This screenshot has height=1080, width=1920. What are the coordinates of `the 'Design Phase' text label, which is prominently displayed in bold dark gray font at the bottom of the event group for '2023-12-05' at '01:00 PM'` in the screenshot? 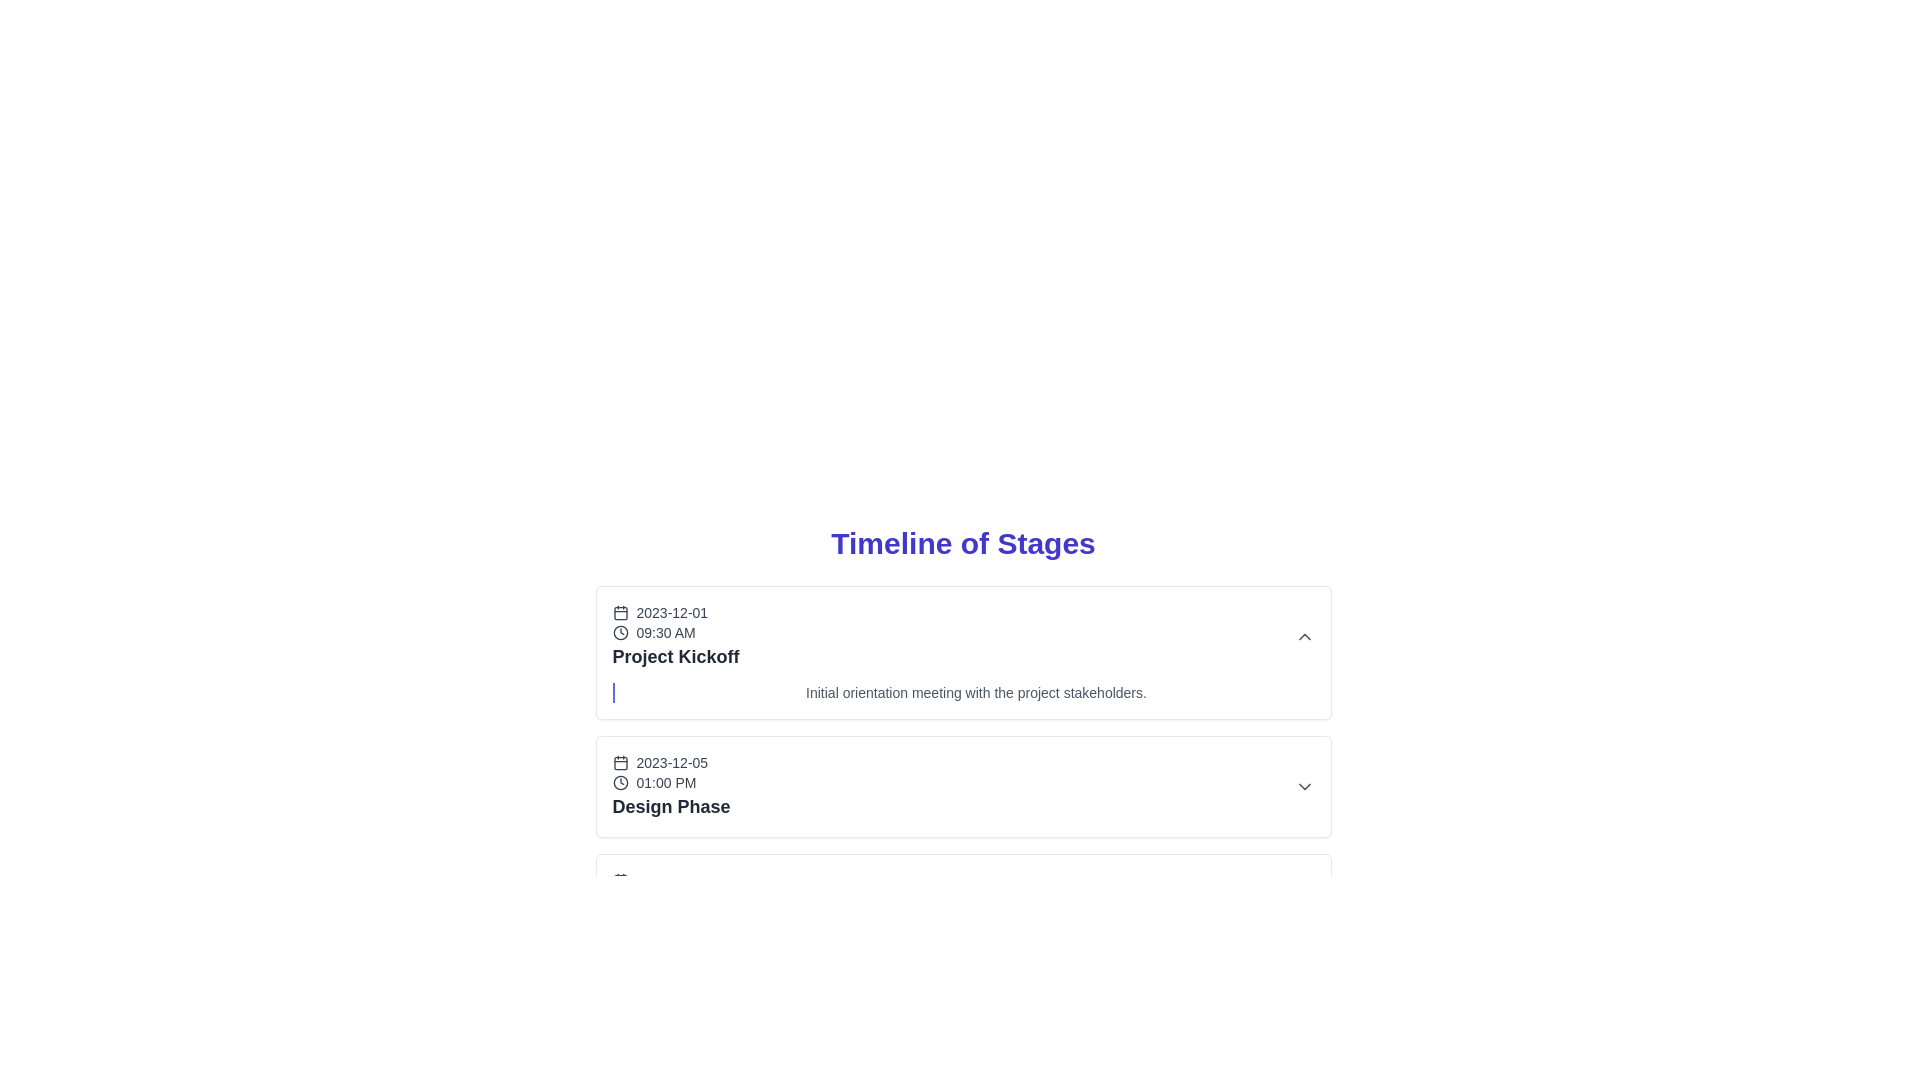 It's located at (671, 805).